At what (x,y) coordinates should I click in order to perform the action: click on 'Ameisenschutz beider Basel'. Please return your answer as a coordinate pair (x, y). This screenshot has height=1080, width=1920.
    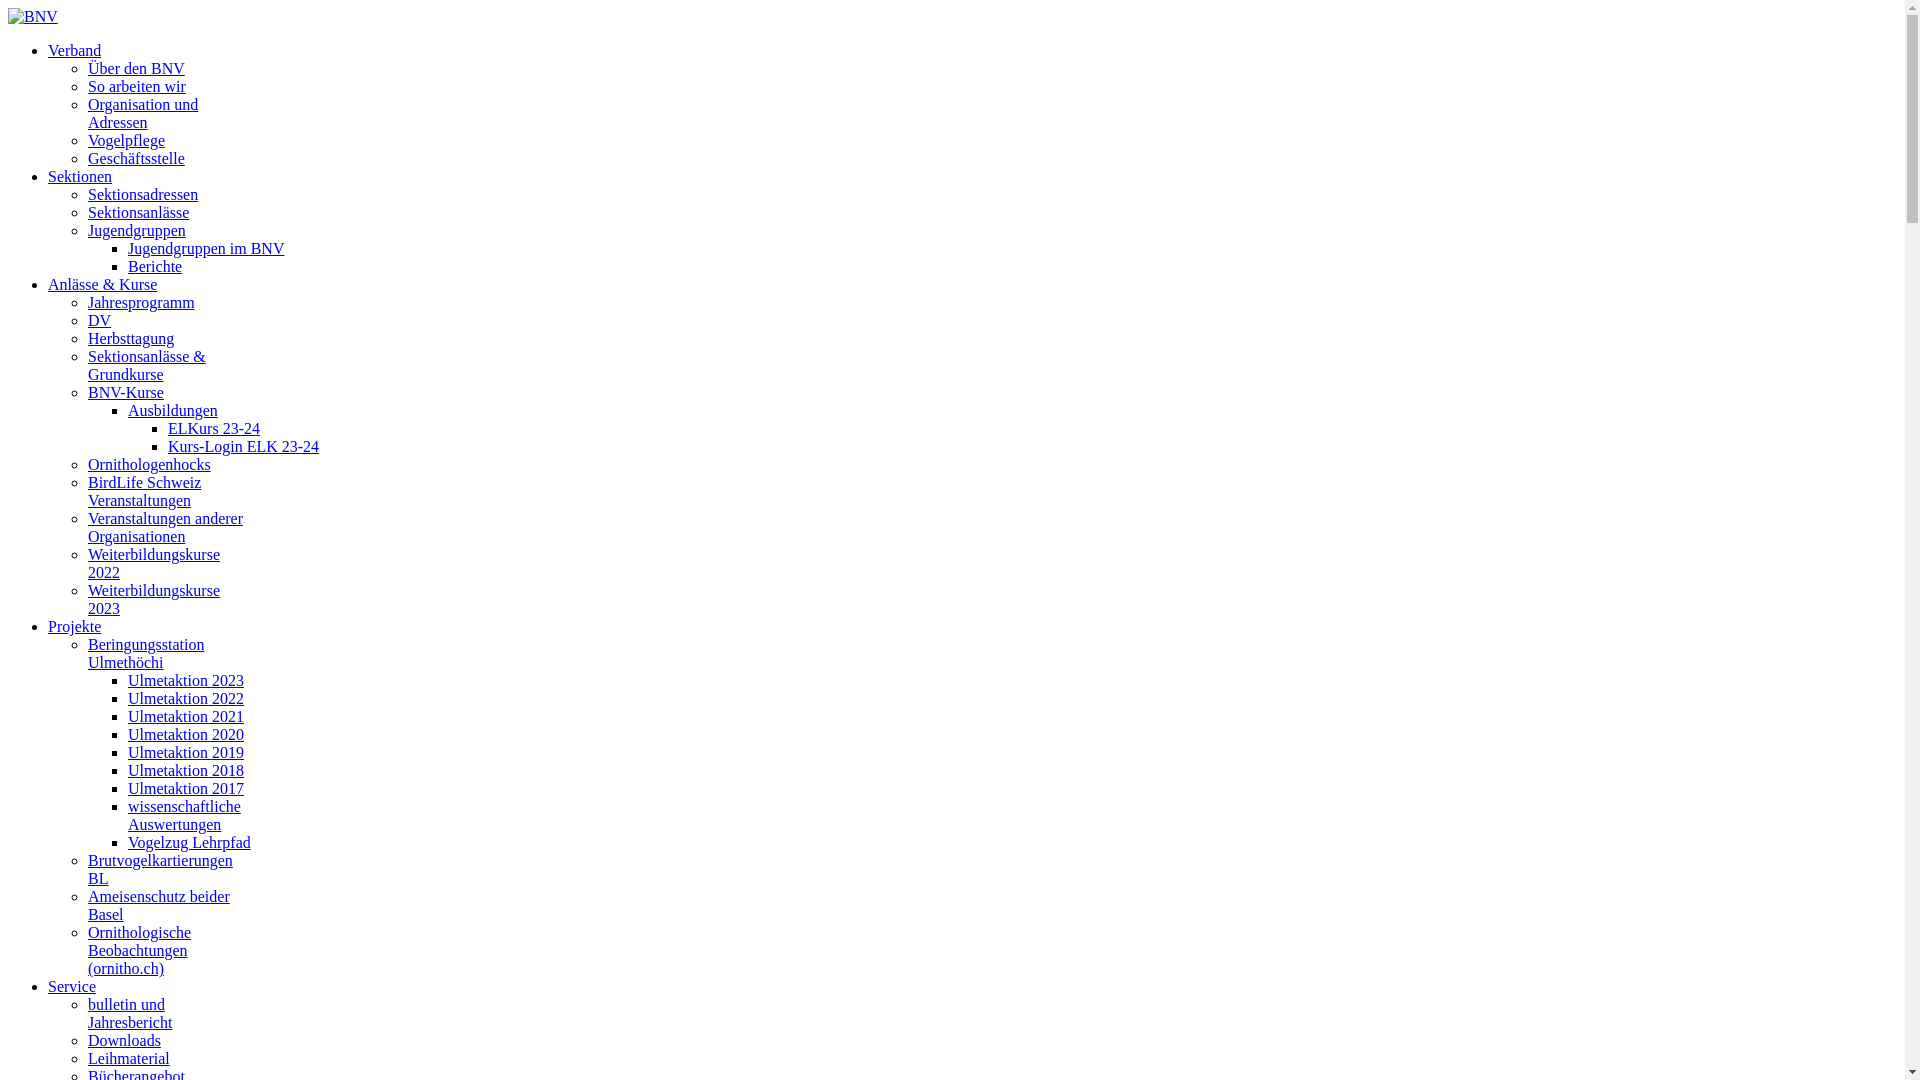
    Looking at the image, I should click on (157, 905).